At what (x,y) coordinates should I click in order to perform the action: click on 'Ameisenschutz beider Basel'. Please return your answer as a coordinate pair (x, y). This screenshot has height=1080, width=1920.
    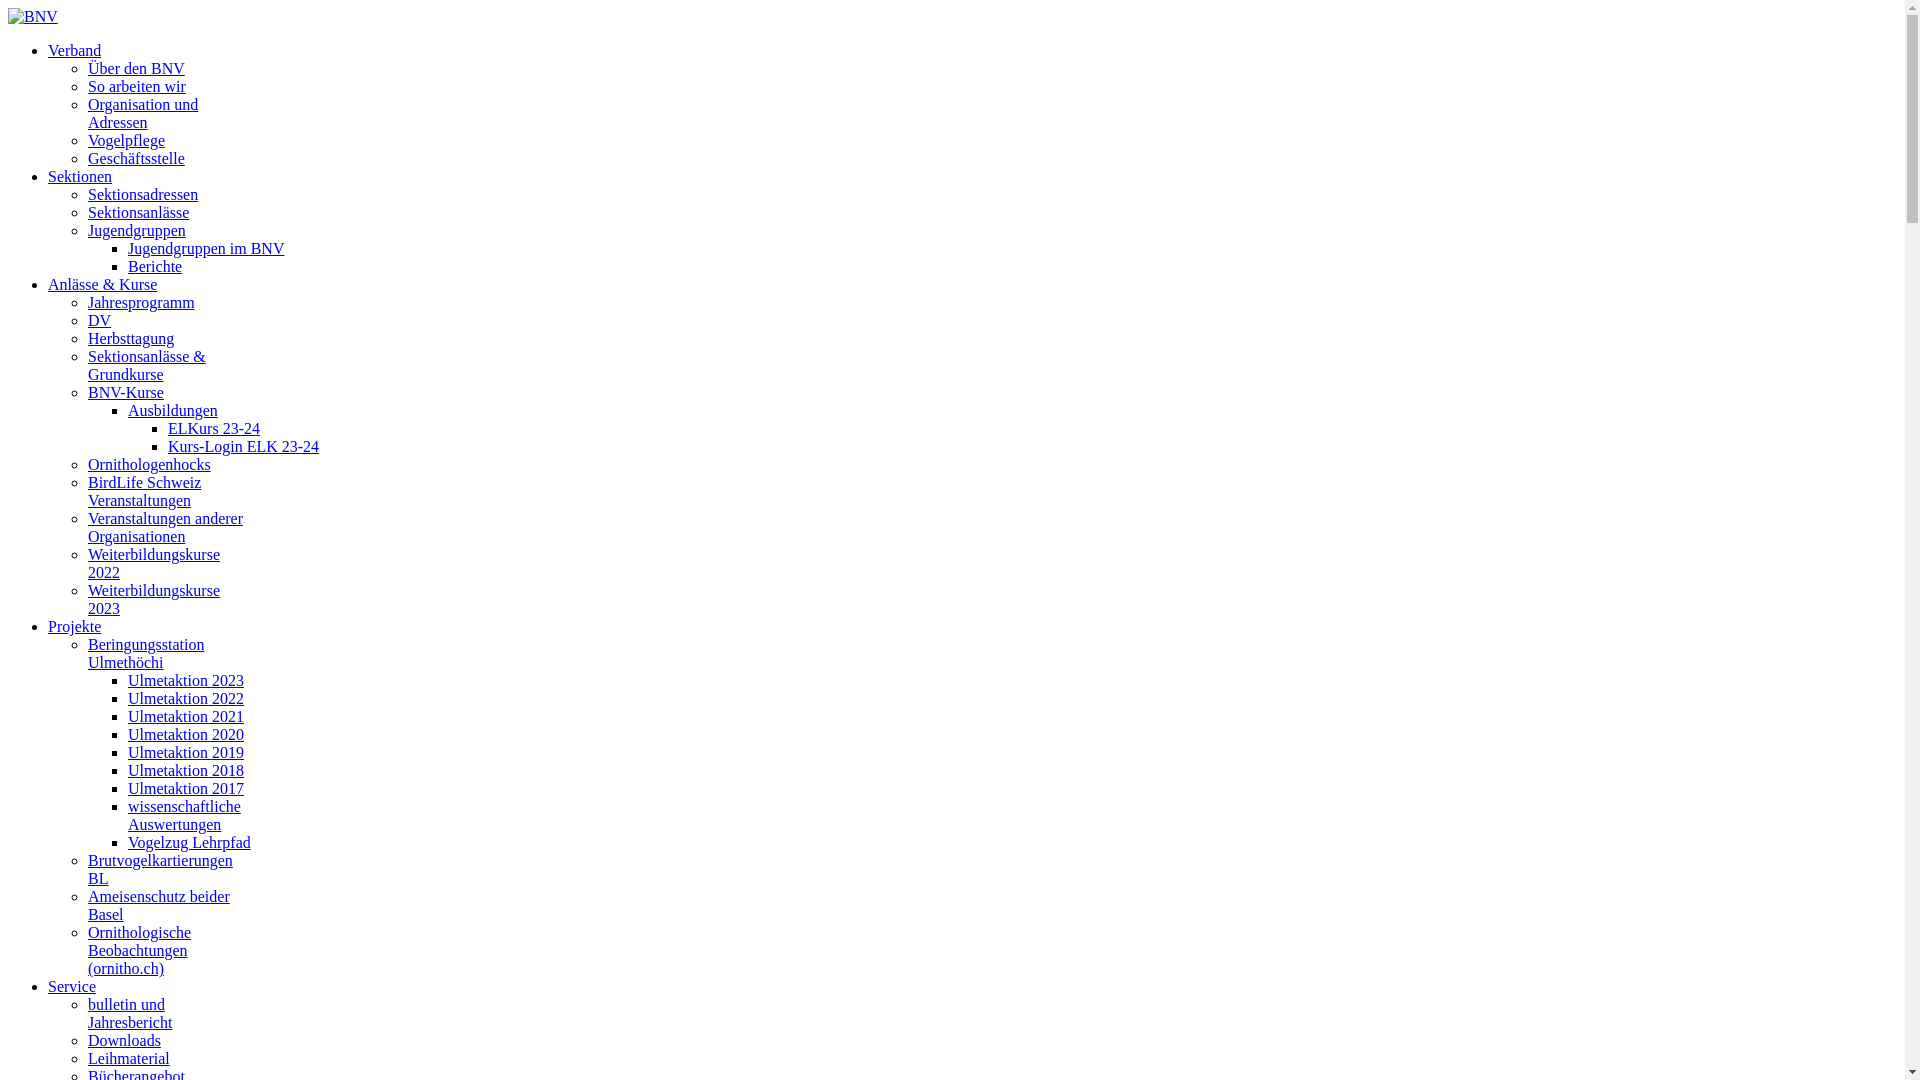
    Looking at the image, I should click on (157, 905).